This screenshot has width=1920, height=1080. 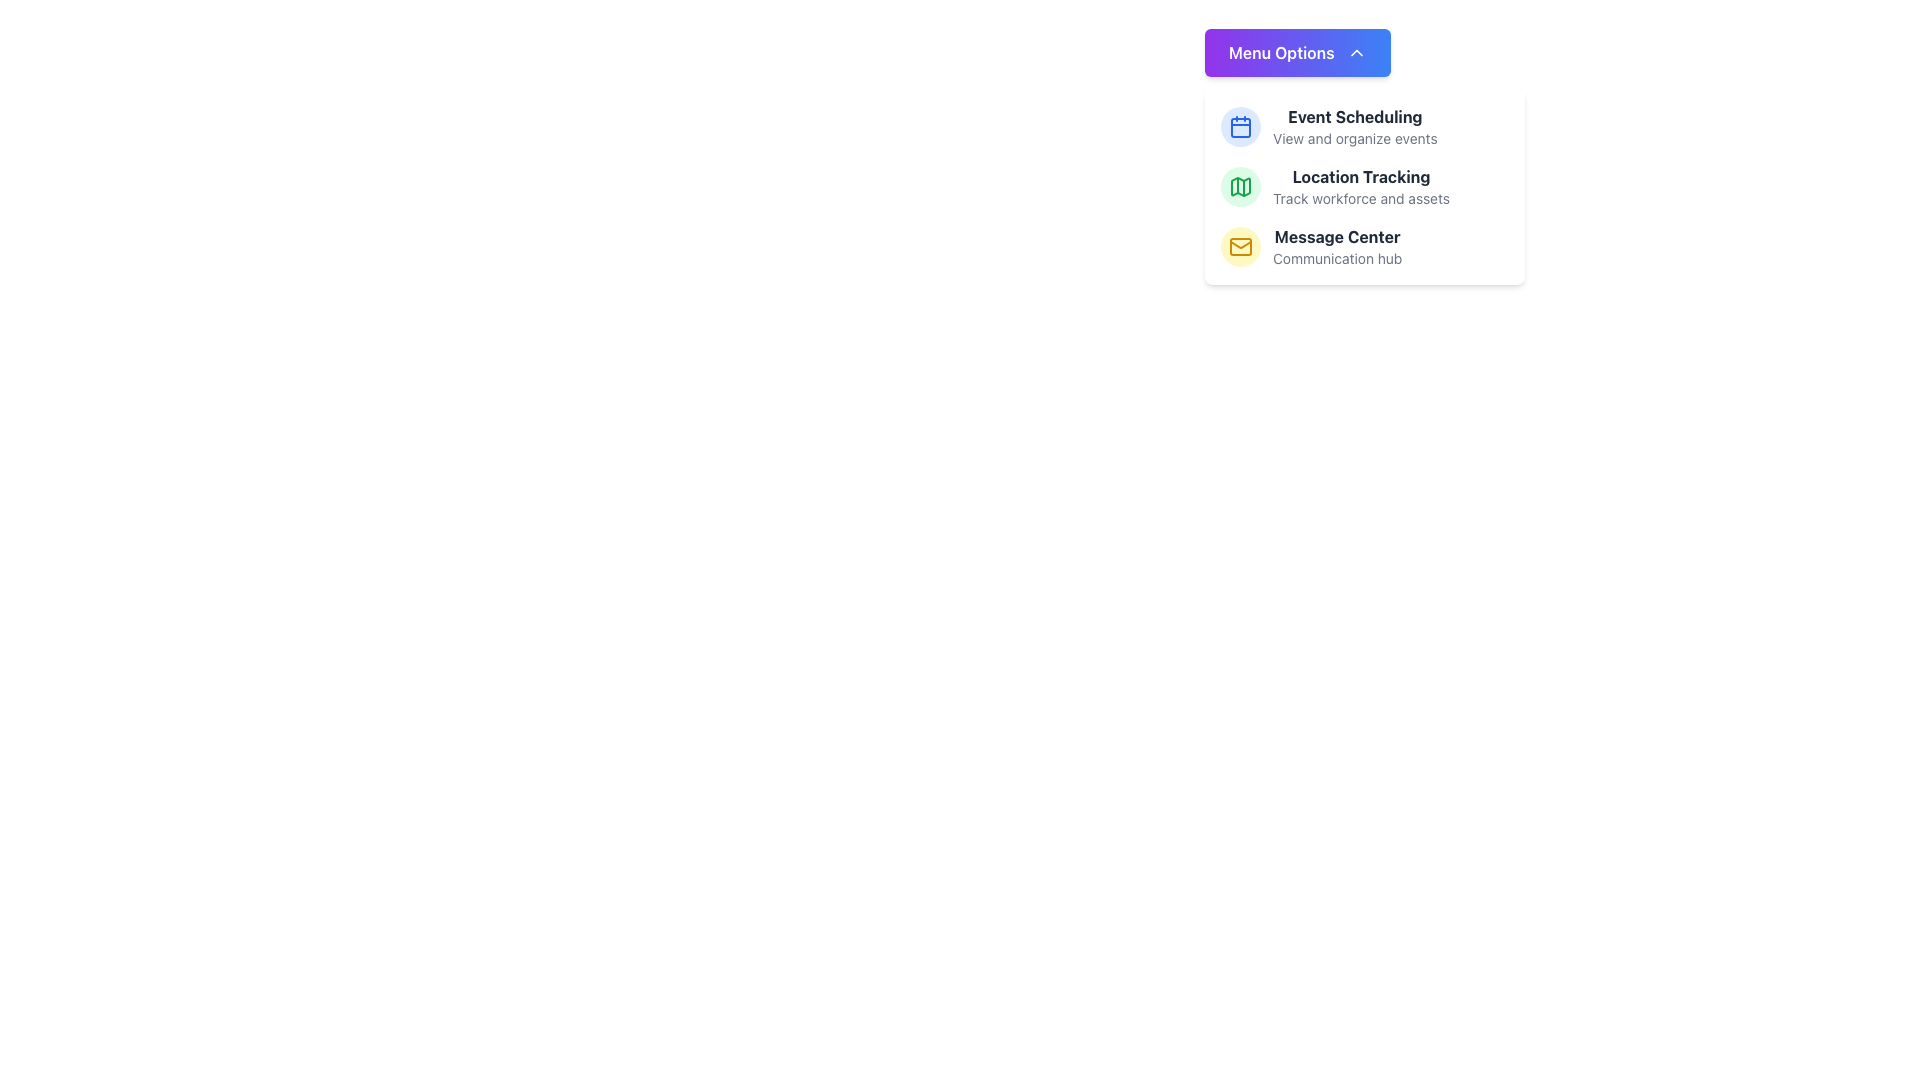 I want to click on the Text Label that provides a descriptive explanation for the 'Event Scheduling' feature, located directly beneath the 'Event Scheduling' title in the dropdown menu, so click(x=1355, y=137).